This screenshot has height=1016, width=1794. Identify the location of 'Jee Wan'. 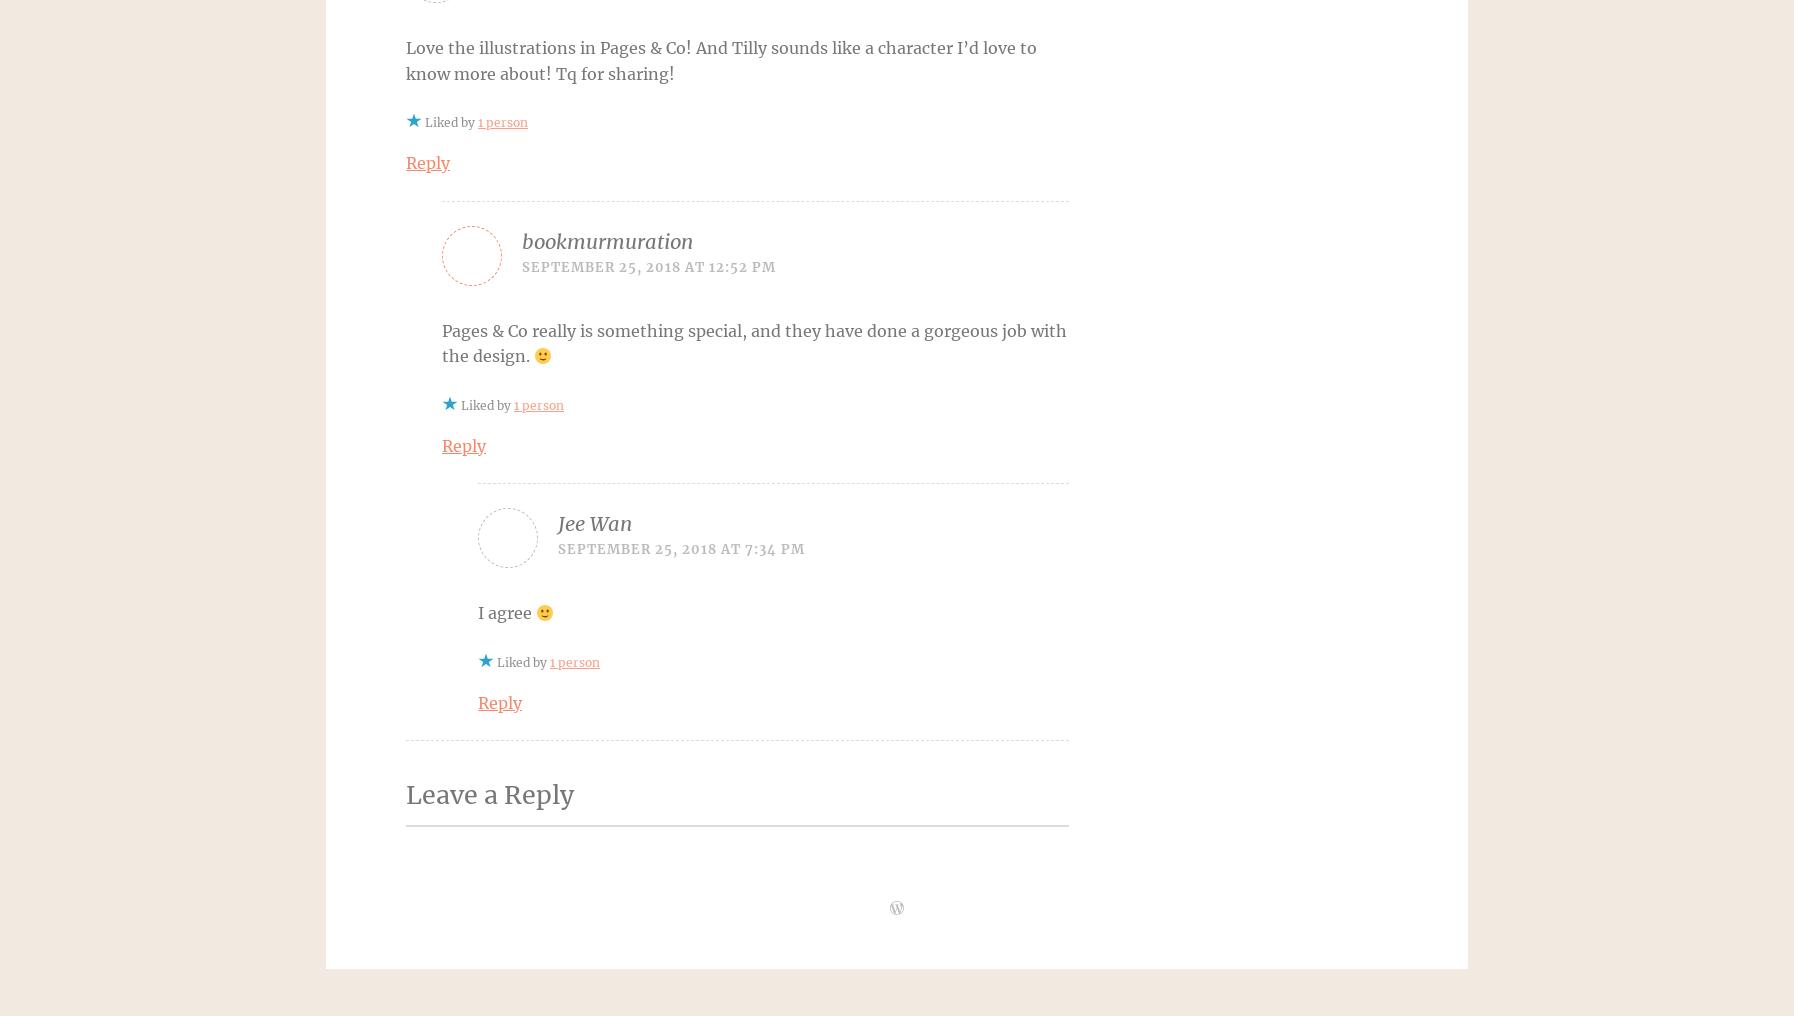
(595, 522).